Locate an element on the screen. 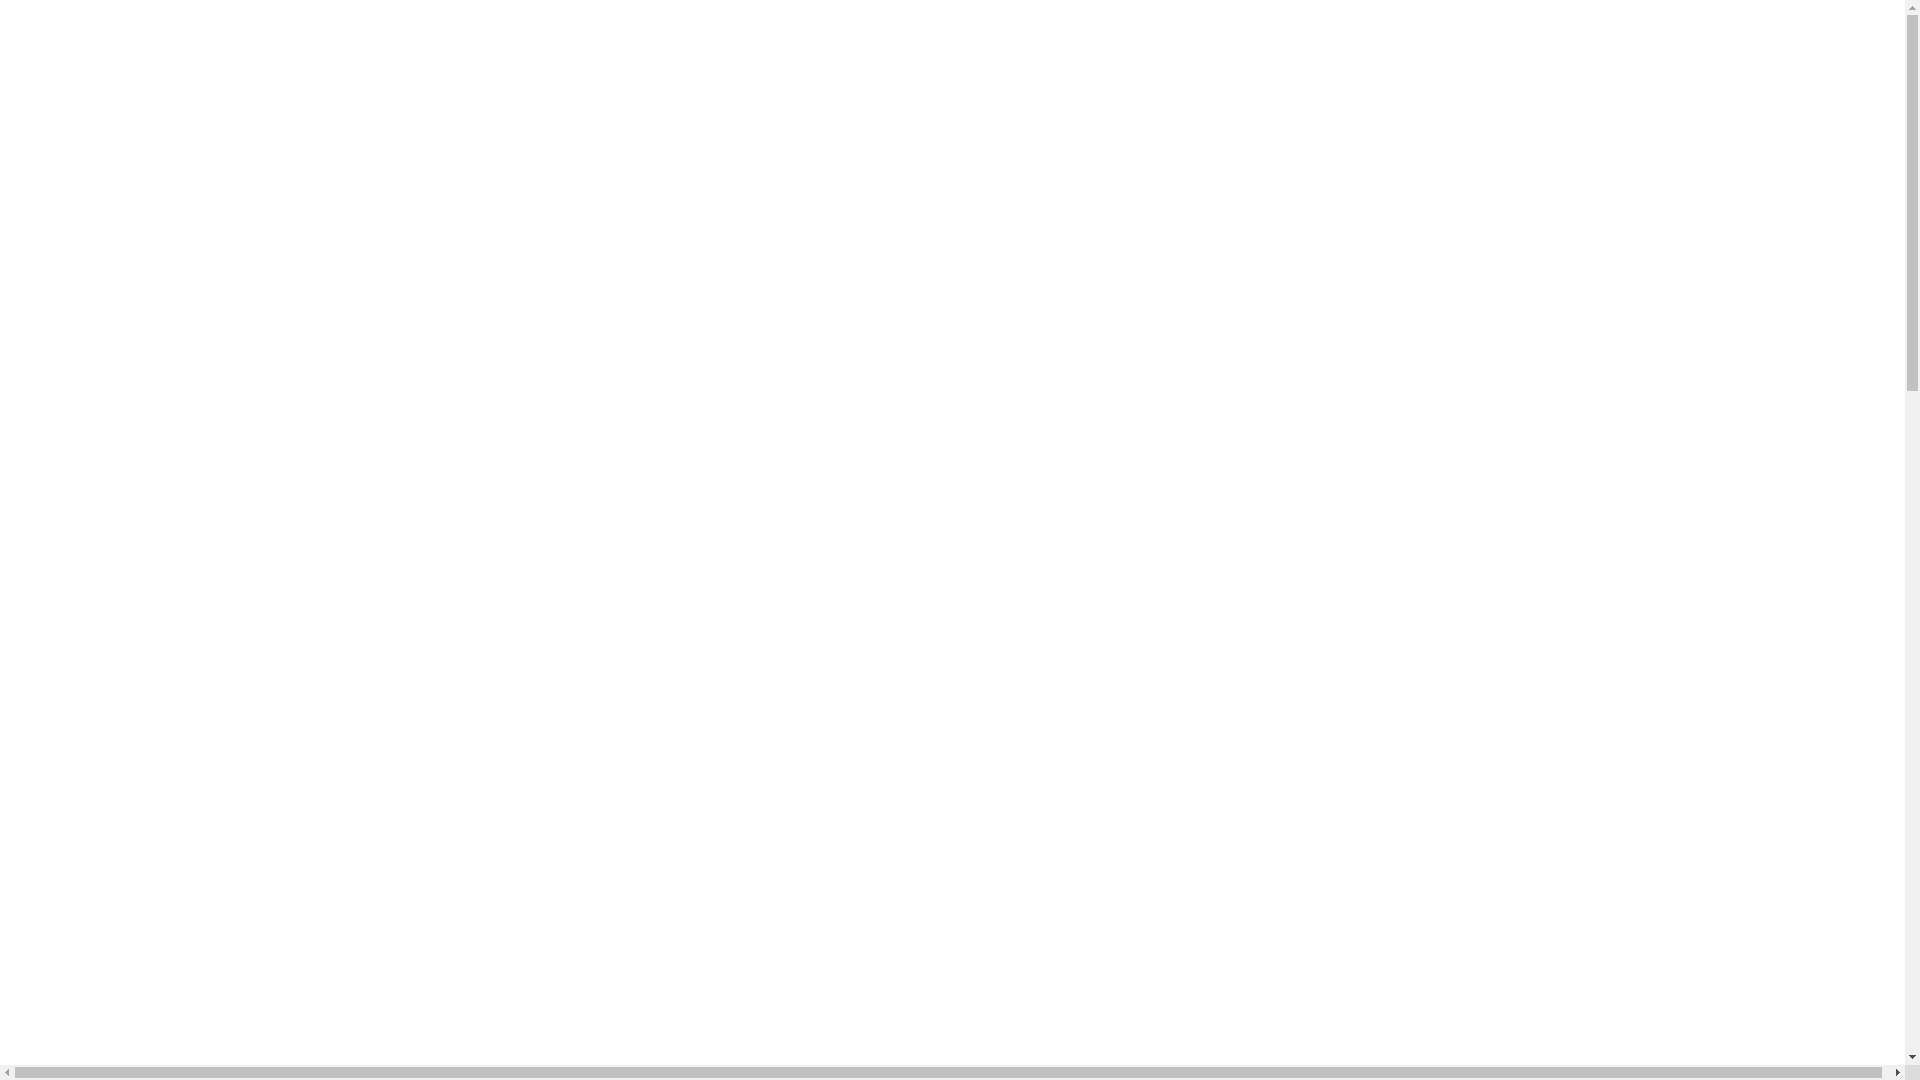 This screenshot has height=1080, width=1920. 'ALL' is located at coordinates (63, 365).